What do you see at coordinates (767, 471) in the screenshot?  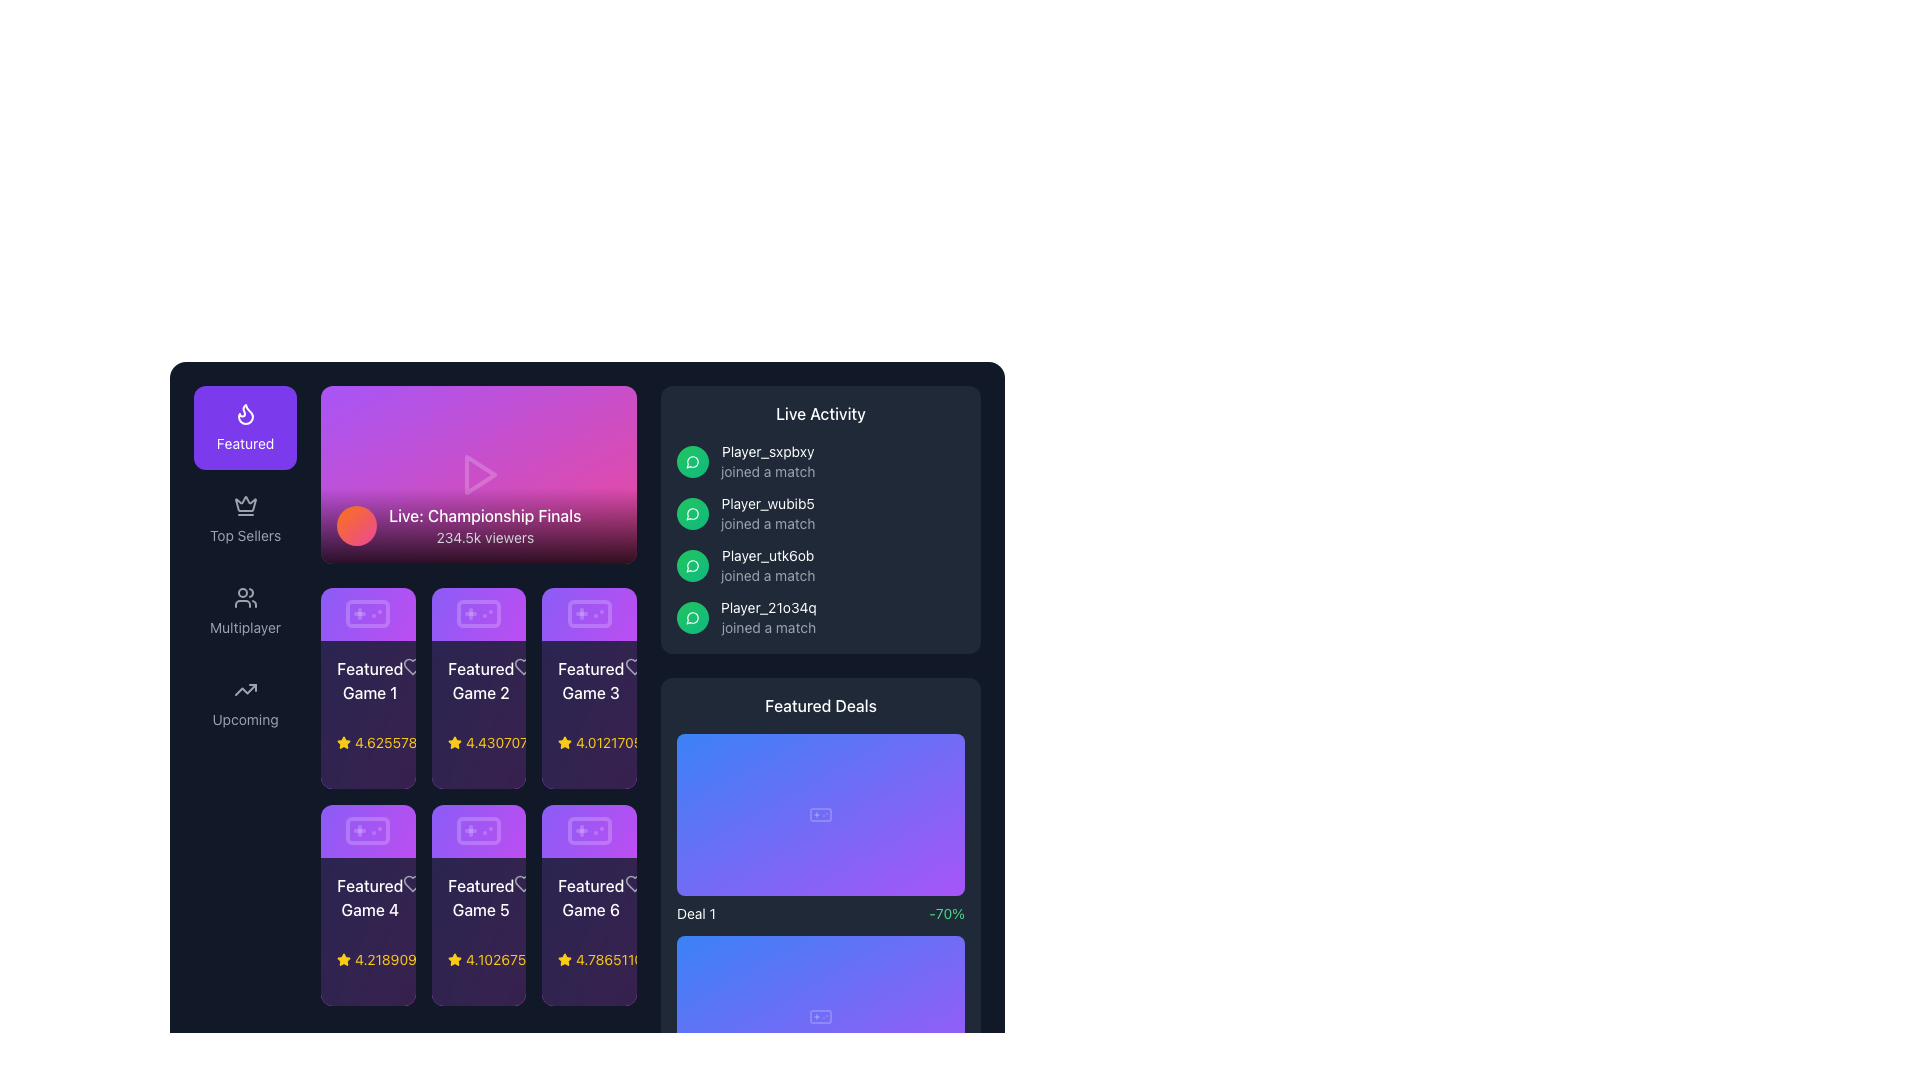 I see `the text label that says 'joined a match'` at bounding box center [767, 471].